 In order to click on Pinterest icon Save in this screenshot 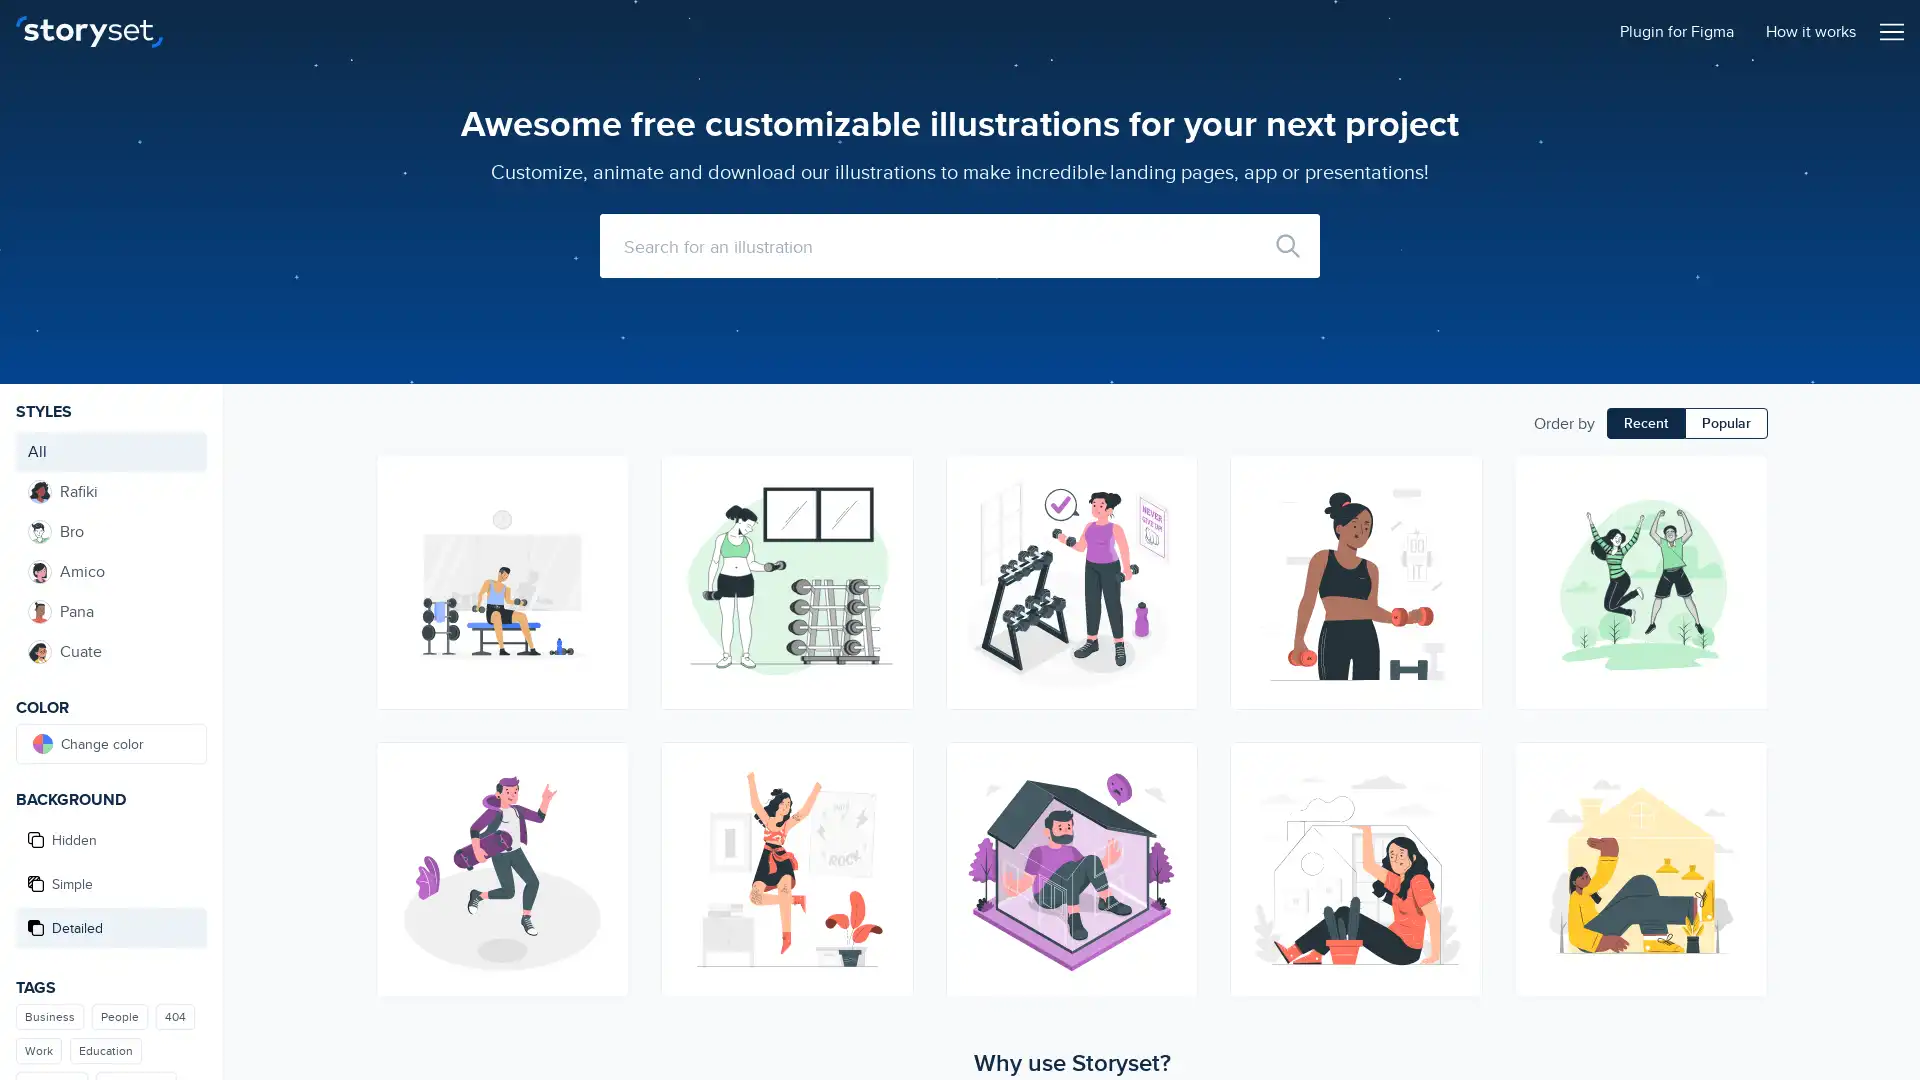, I will do `click(887, 551)`.